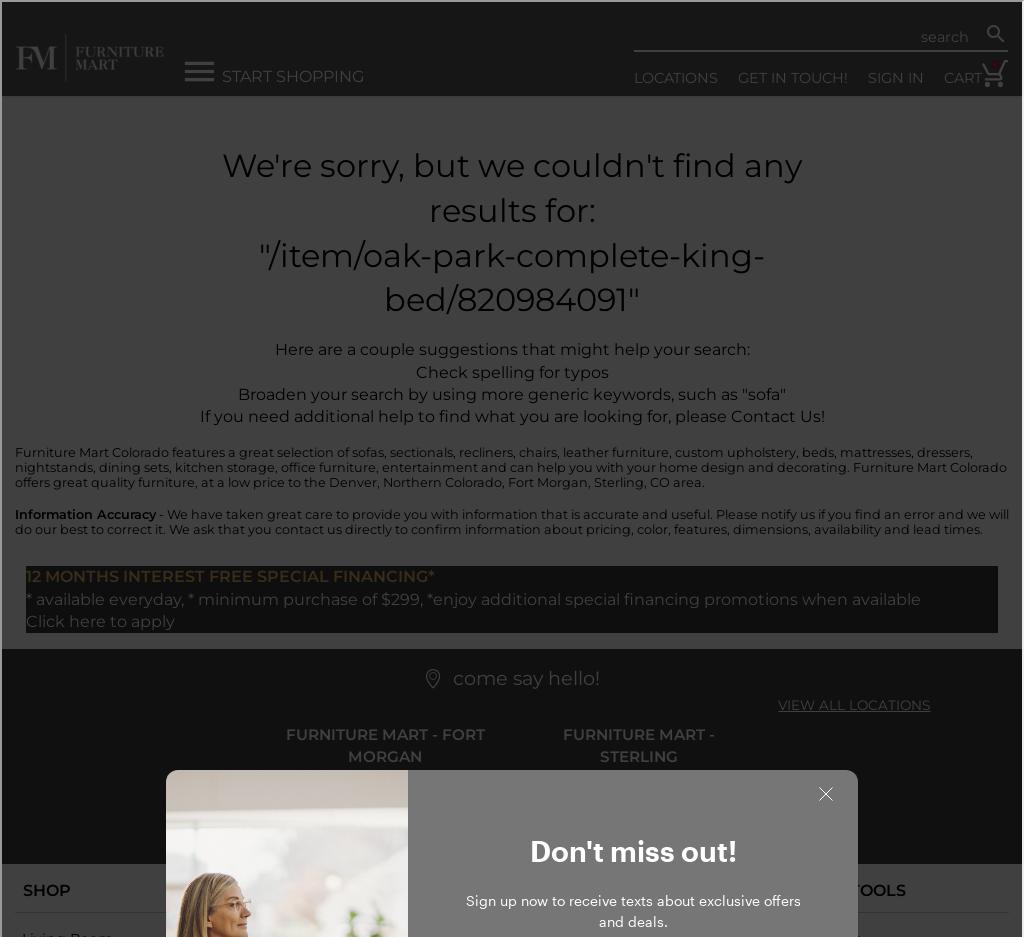 Image resolution: width=1024 pixels, height=937 pixels. What do you see at coordinates (446, 796) in the screenshot?
I see `'80701'` at bounding box center [446, 796].